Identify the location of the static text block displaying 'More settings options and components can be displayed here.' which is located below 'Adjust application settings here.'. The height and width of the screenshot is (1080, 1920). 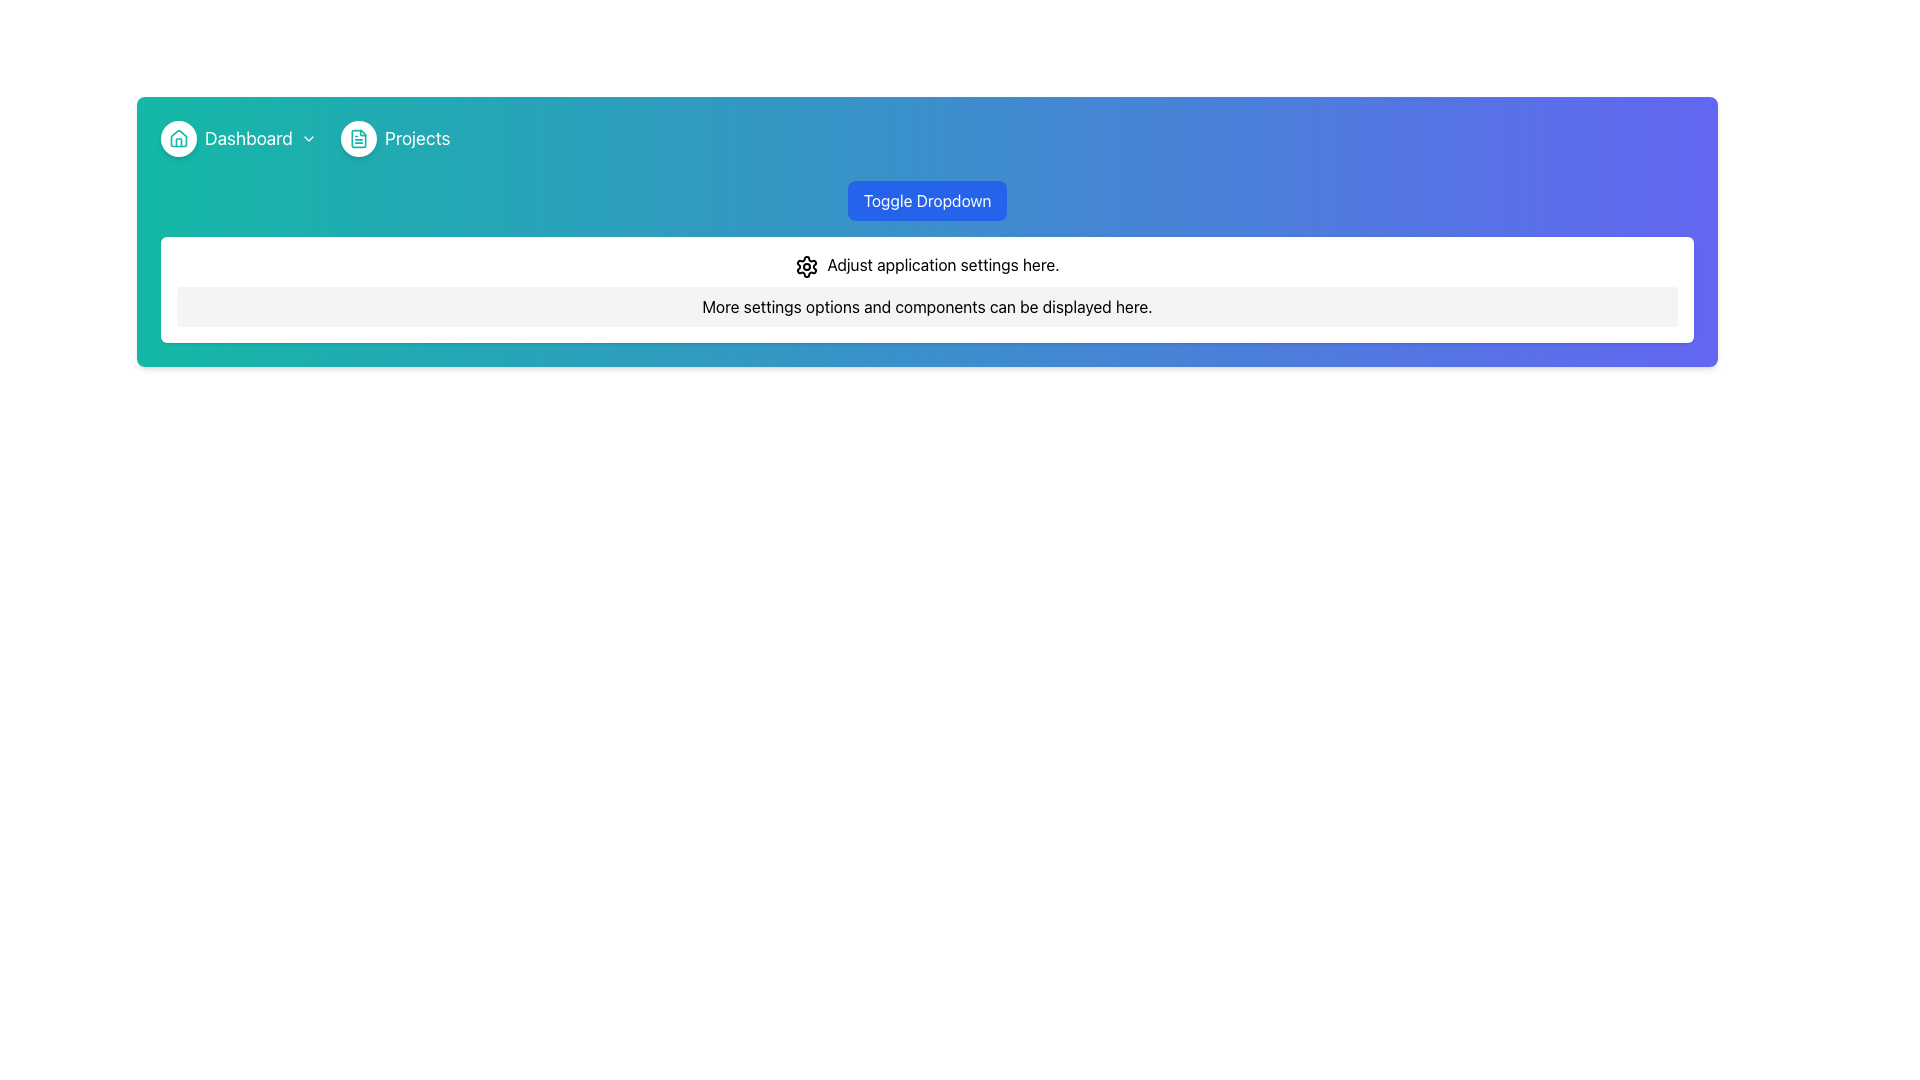
(926, 306).